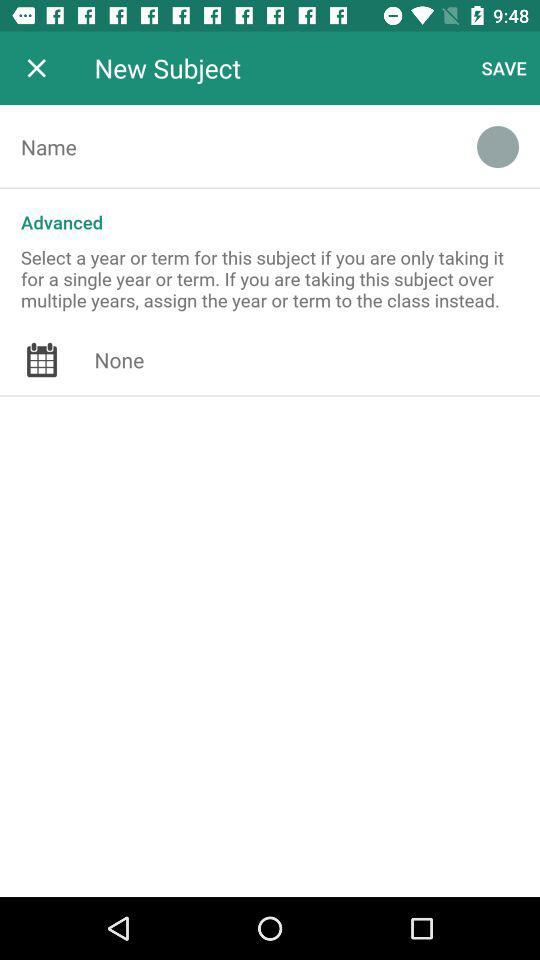  Describe the element at coordinates (36, 68) in the screenshot. I see `the app next to the new subject icon` at that location.